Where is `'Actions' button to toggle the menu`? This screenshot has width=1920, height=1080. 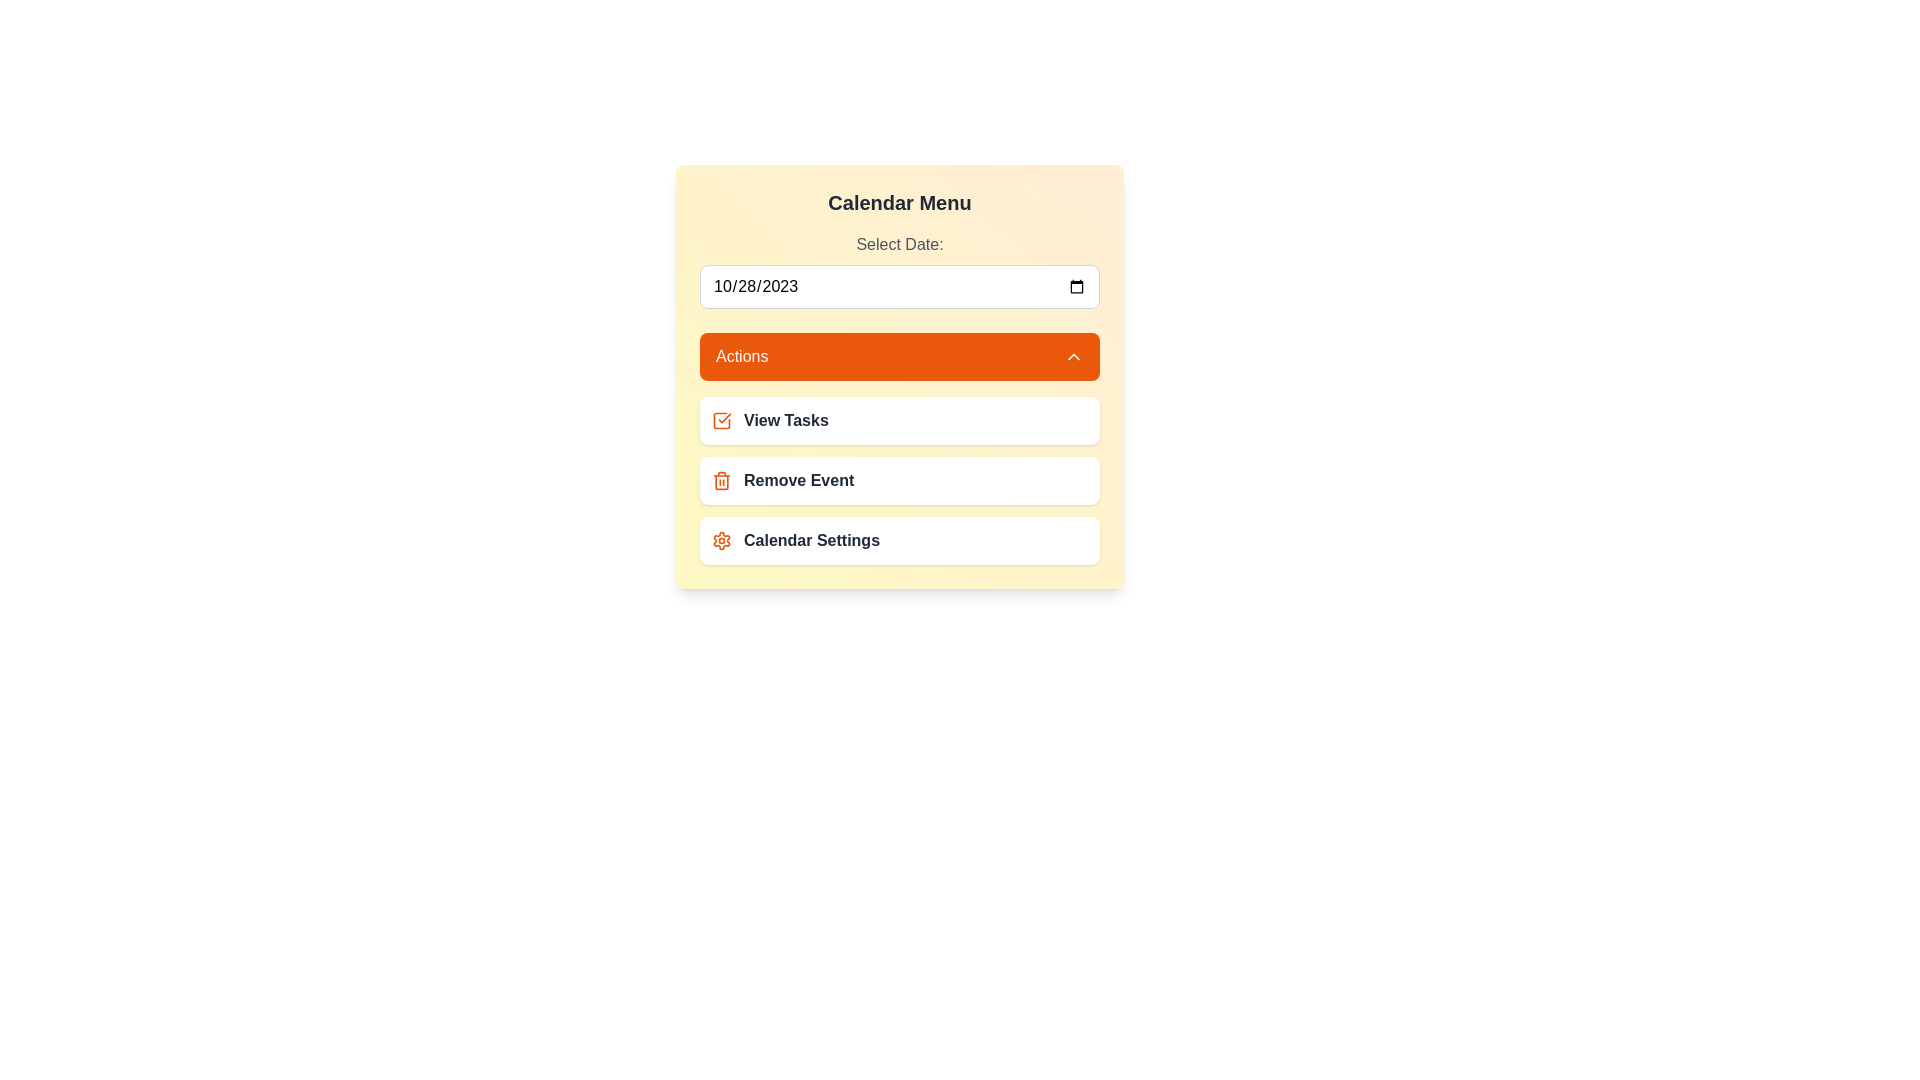
'Actions' button to toggle the menu is located at coordinates (899, 356).